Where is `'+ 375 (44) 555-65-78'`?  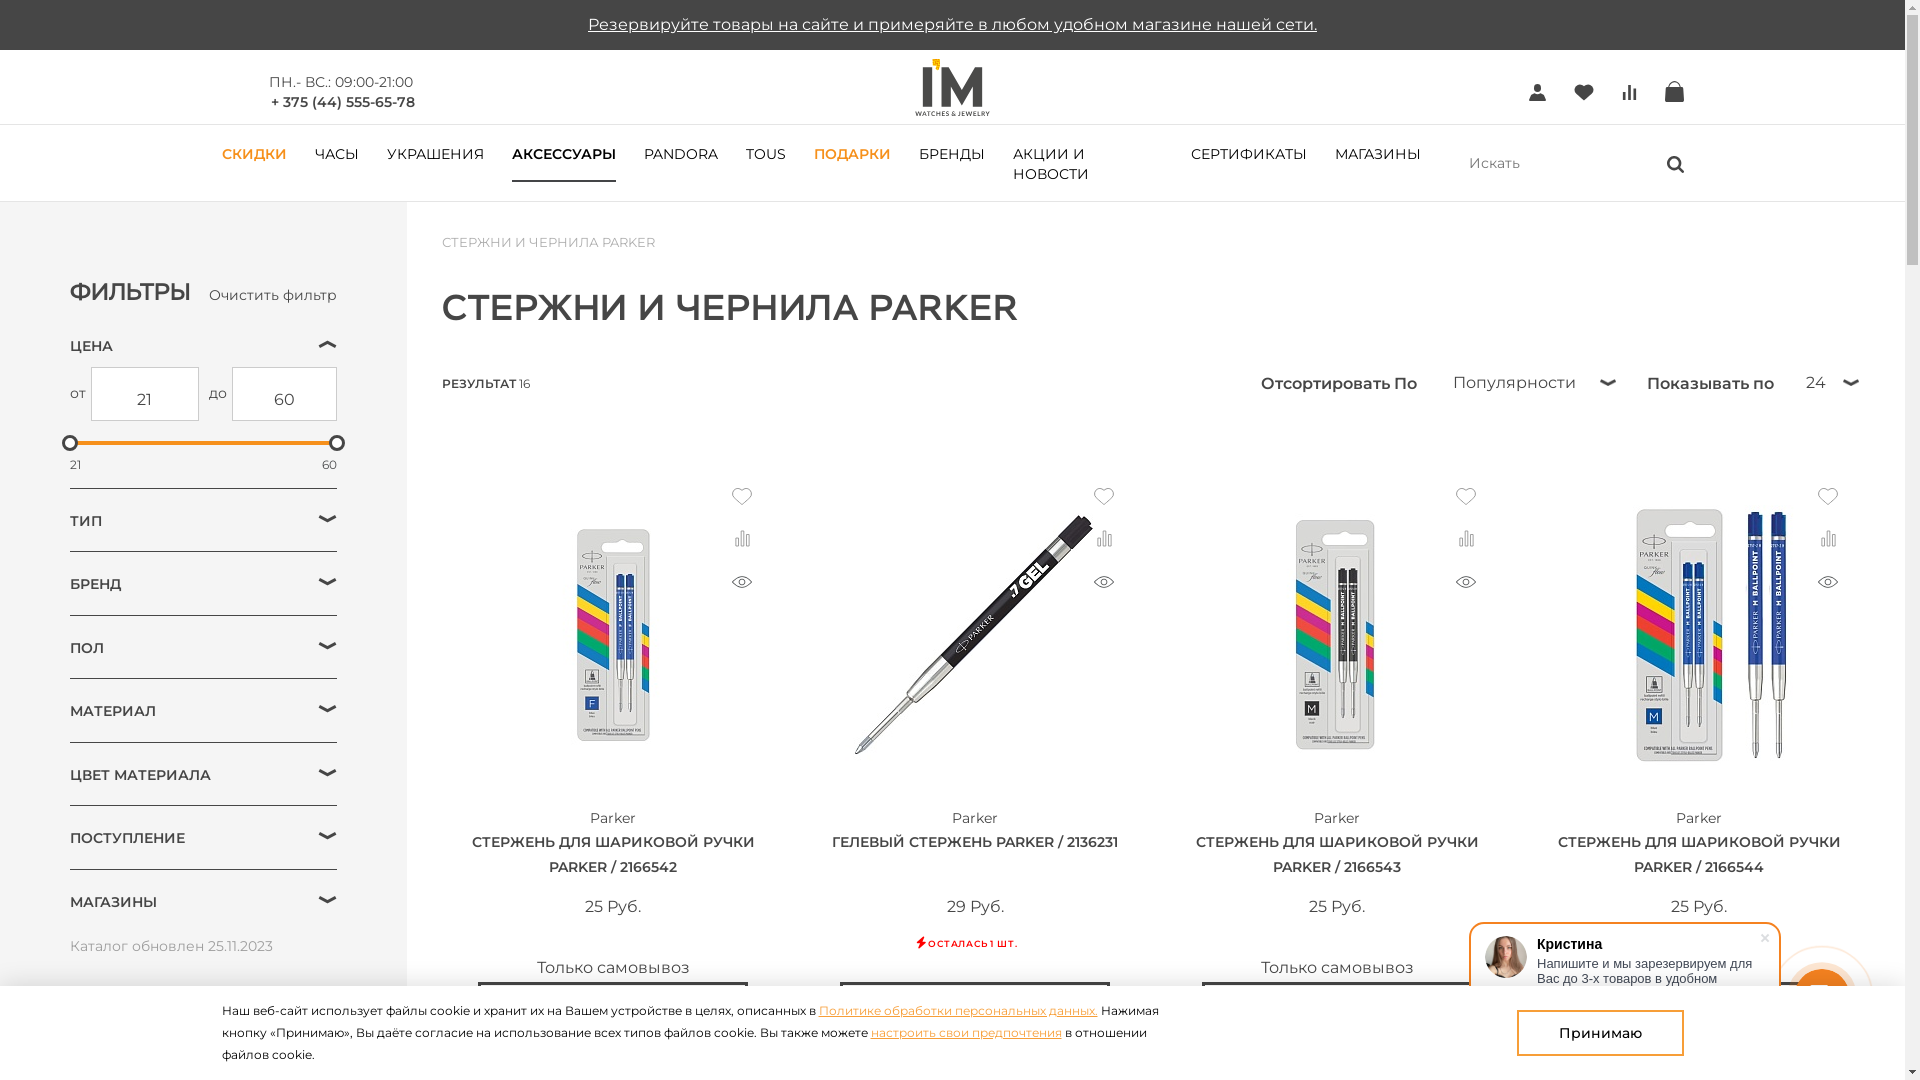
'+ 375 (44) 555-65-78' is located at coordinates (341, 100).